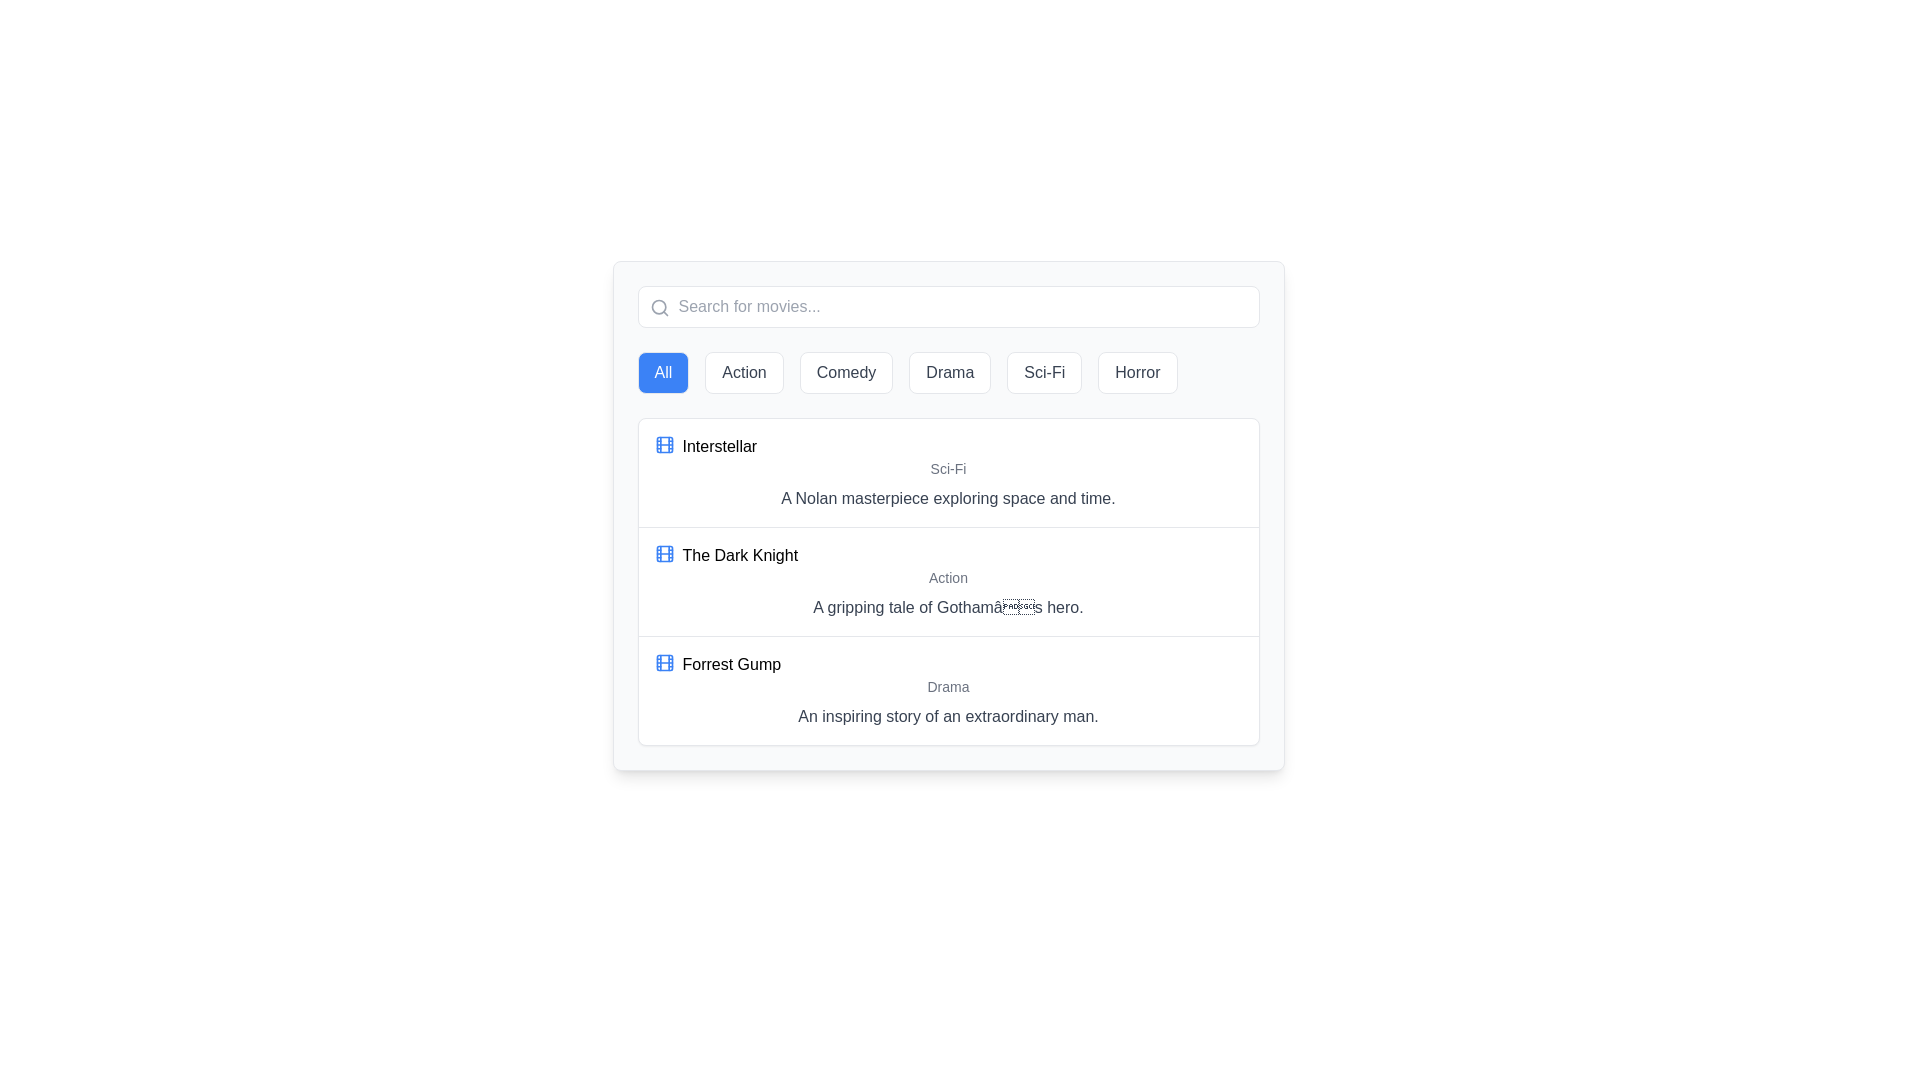 The height and width of the screenshot is (1080, 1920). I want to click on information displayed on the Information card for the movie 'Forrest Gump', which is the third element in a vertical list of movie descriptions, so click(947, 689).